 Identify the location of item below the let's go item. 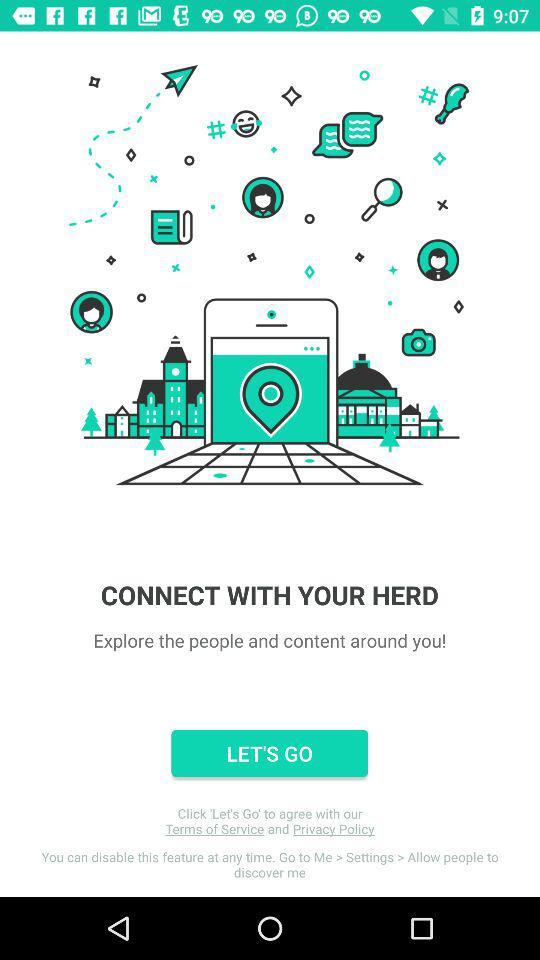
(270, 821).